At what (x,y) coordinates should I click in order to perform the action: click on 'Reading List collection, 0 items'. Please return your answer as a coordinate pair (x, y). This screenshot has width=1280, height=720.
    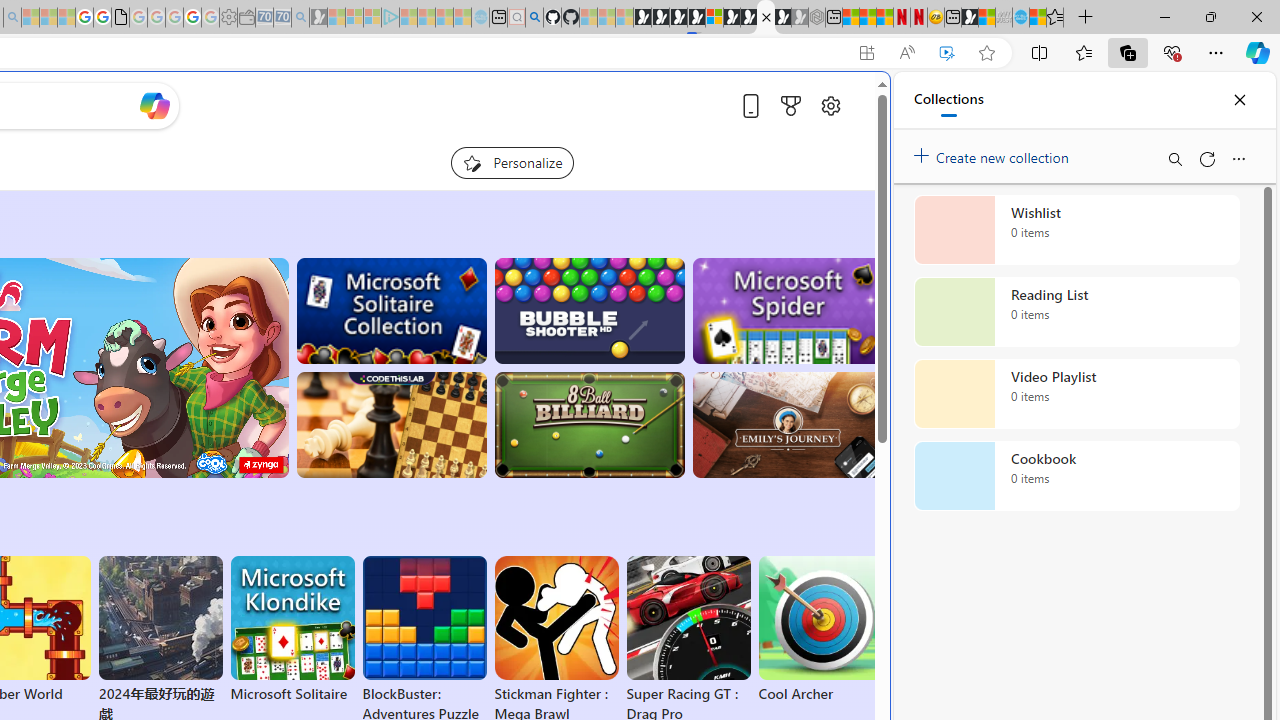
    Looking at the image, I should click on (1076, 312).